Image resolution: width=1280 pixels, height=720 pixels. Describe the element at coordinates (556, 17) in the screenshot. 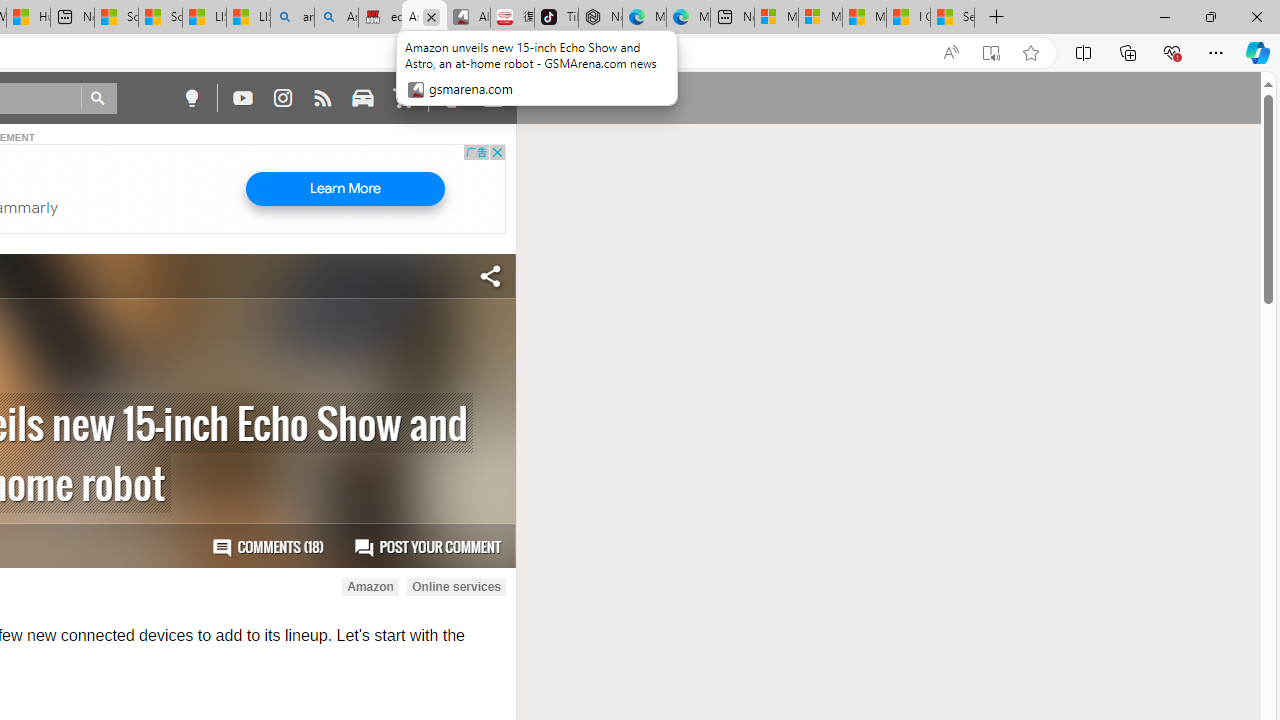

I see `'TikTok'` at that location.